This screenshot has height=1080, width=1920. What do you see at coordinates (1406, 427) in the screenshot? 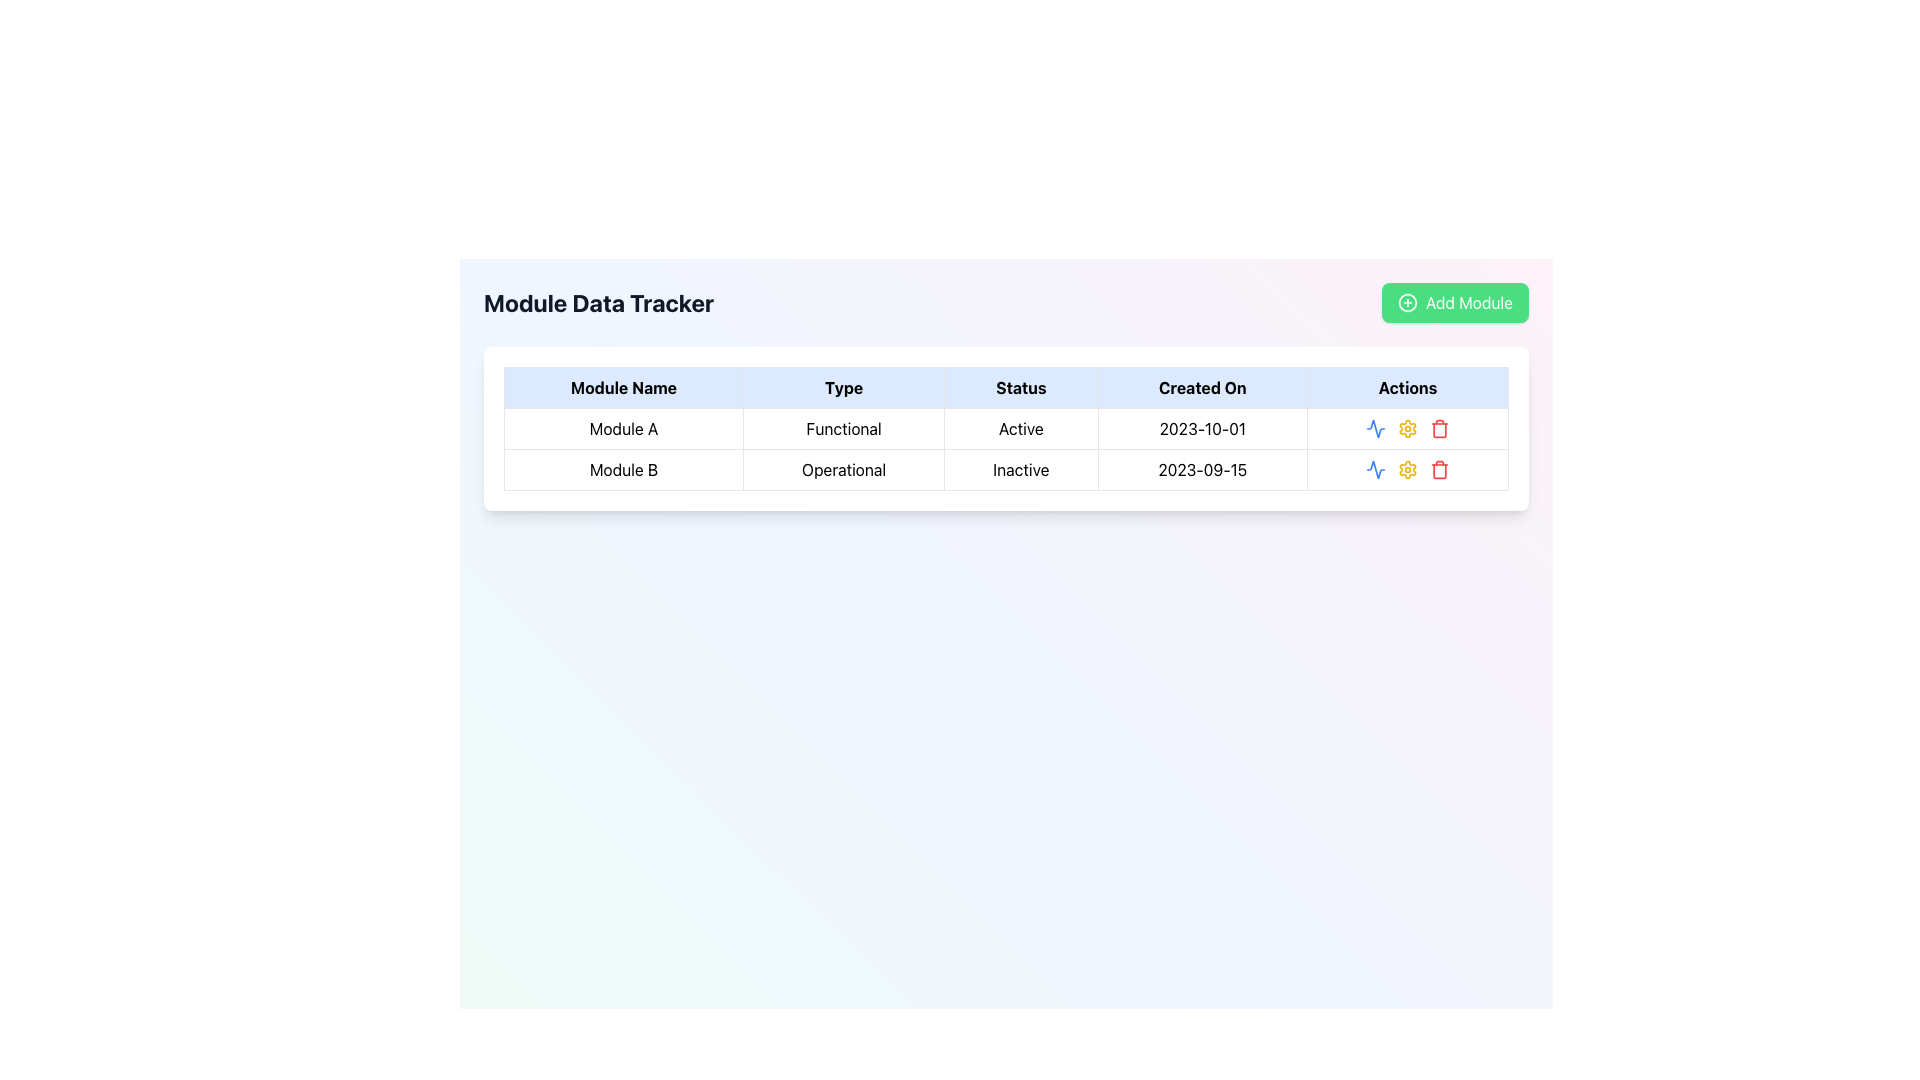
I see `the yellow gear wheel icon in the 'Actions' column of the second row of the 'Module Data Tracker' table` at bounding box center [1406, 427].